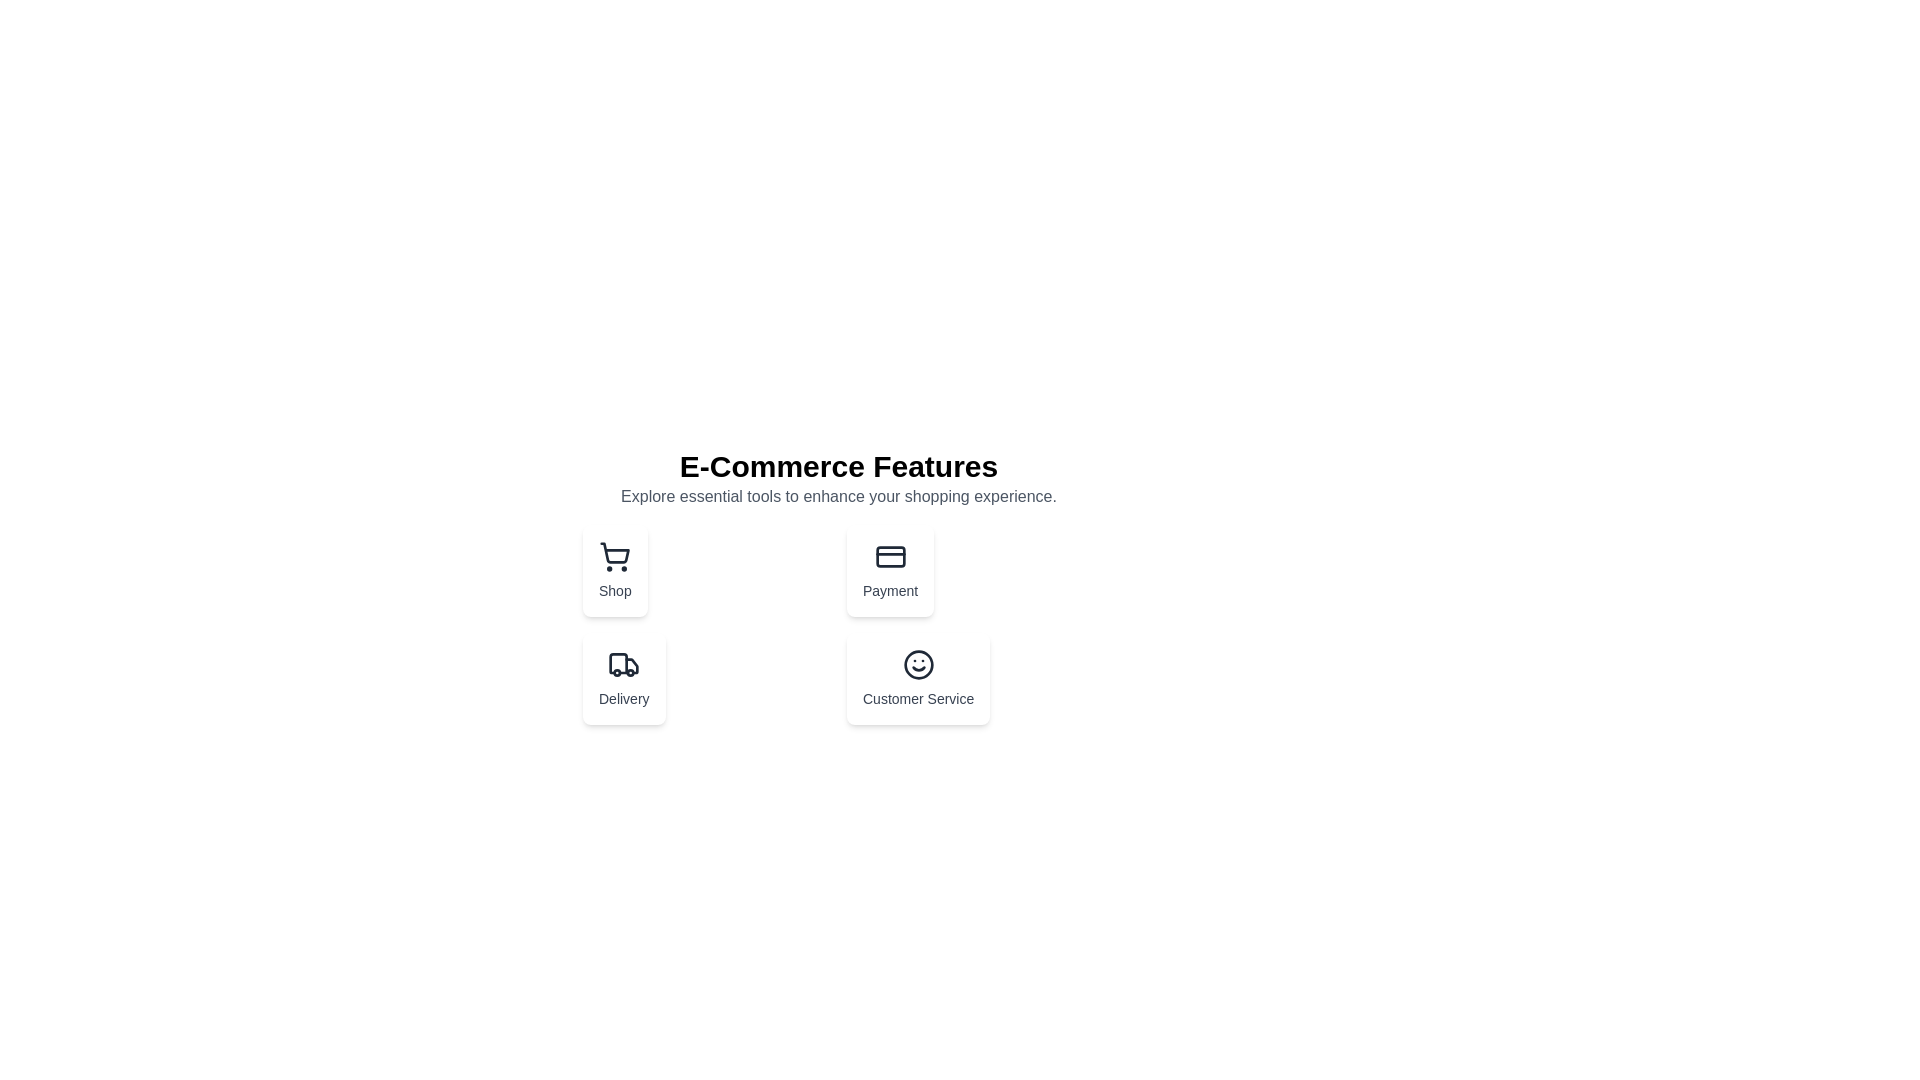 The height and width of the screenshot is (1080, 1920). What do you see at coordinates (970, 677) in the screenshot?
I see `the 'Customer Service' interactive card located in the bottom-right corner of the grid` at bounding box center [970, 677].